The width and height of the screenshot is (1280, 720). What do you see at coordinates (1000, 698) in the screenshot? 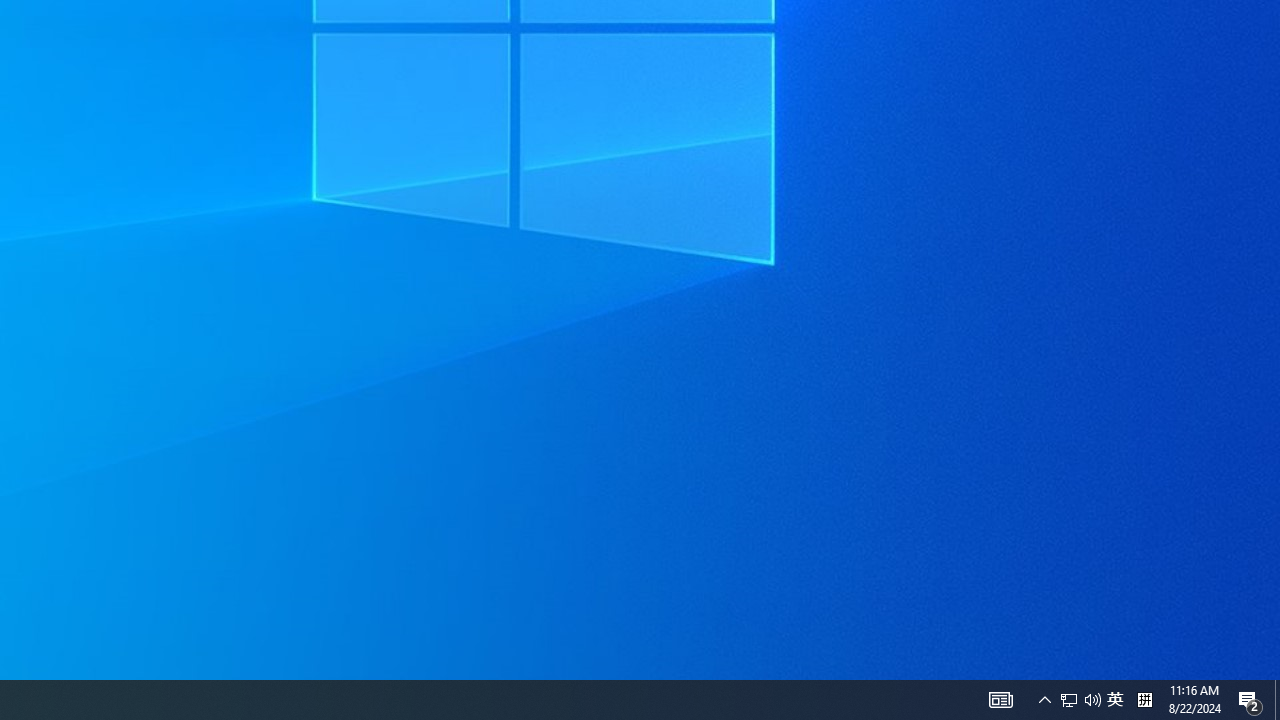
I see `'User Promoted Notification Area'` at bounding box center [1000, 698].